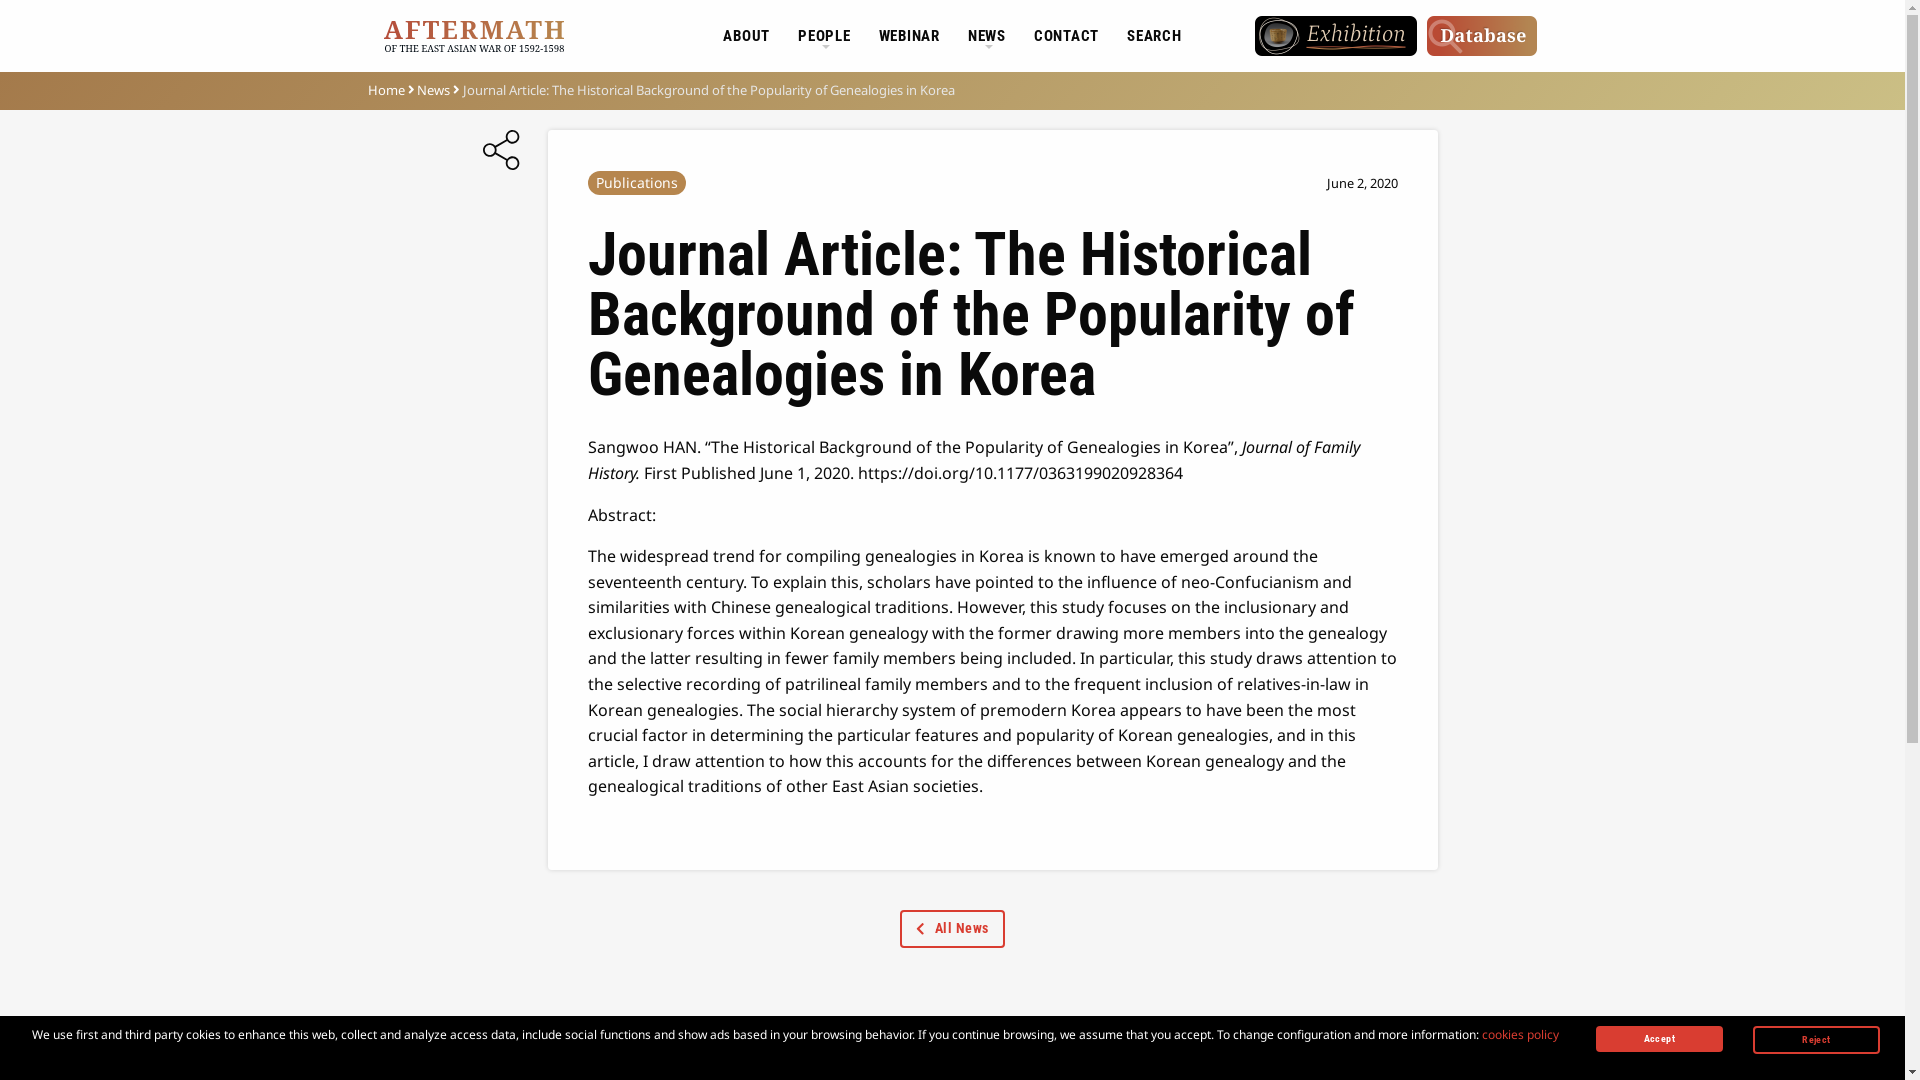 The image size is (1920, 1080). I want to click on 'Publications', so click(636, 182).